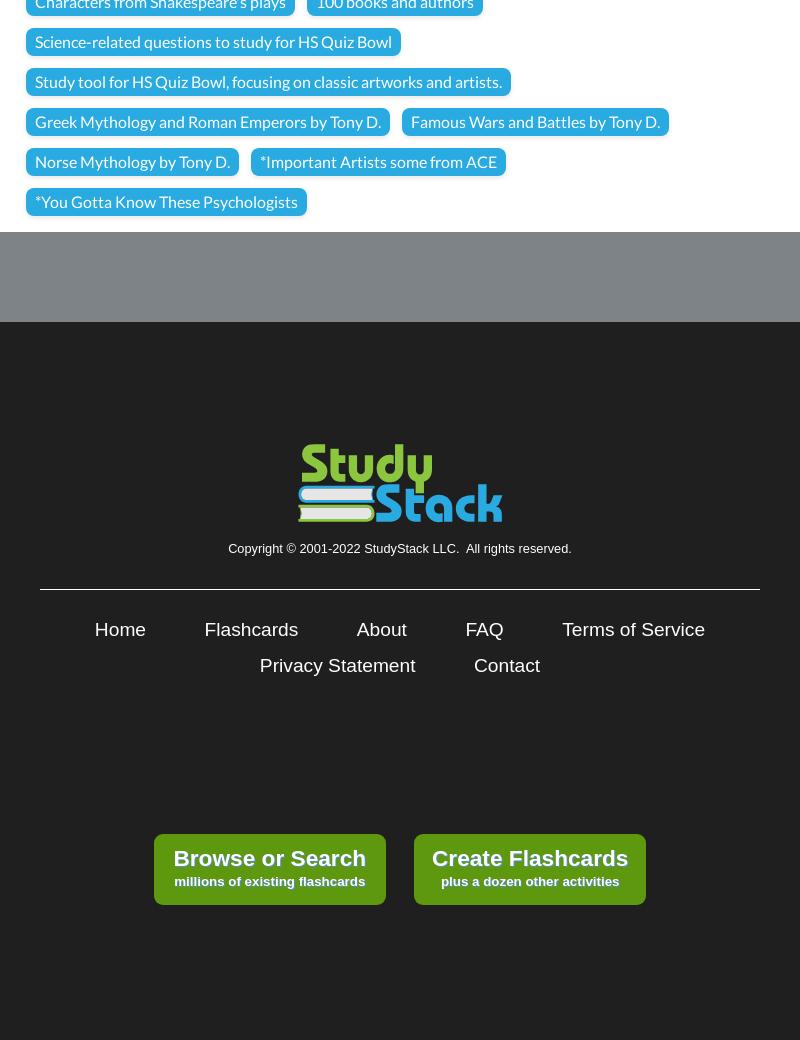 The image size is (800, 1040). What do you see at coordinates (562, 628) in the screenshot?
I see `'Terms of Service'` at bounding box center [562, 628].